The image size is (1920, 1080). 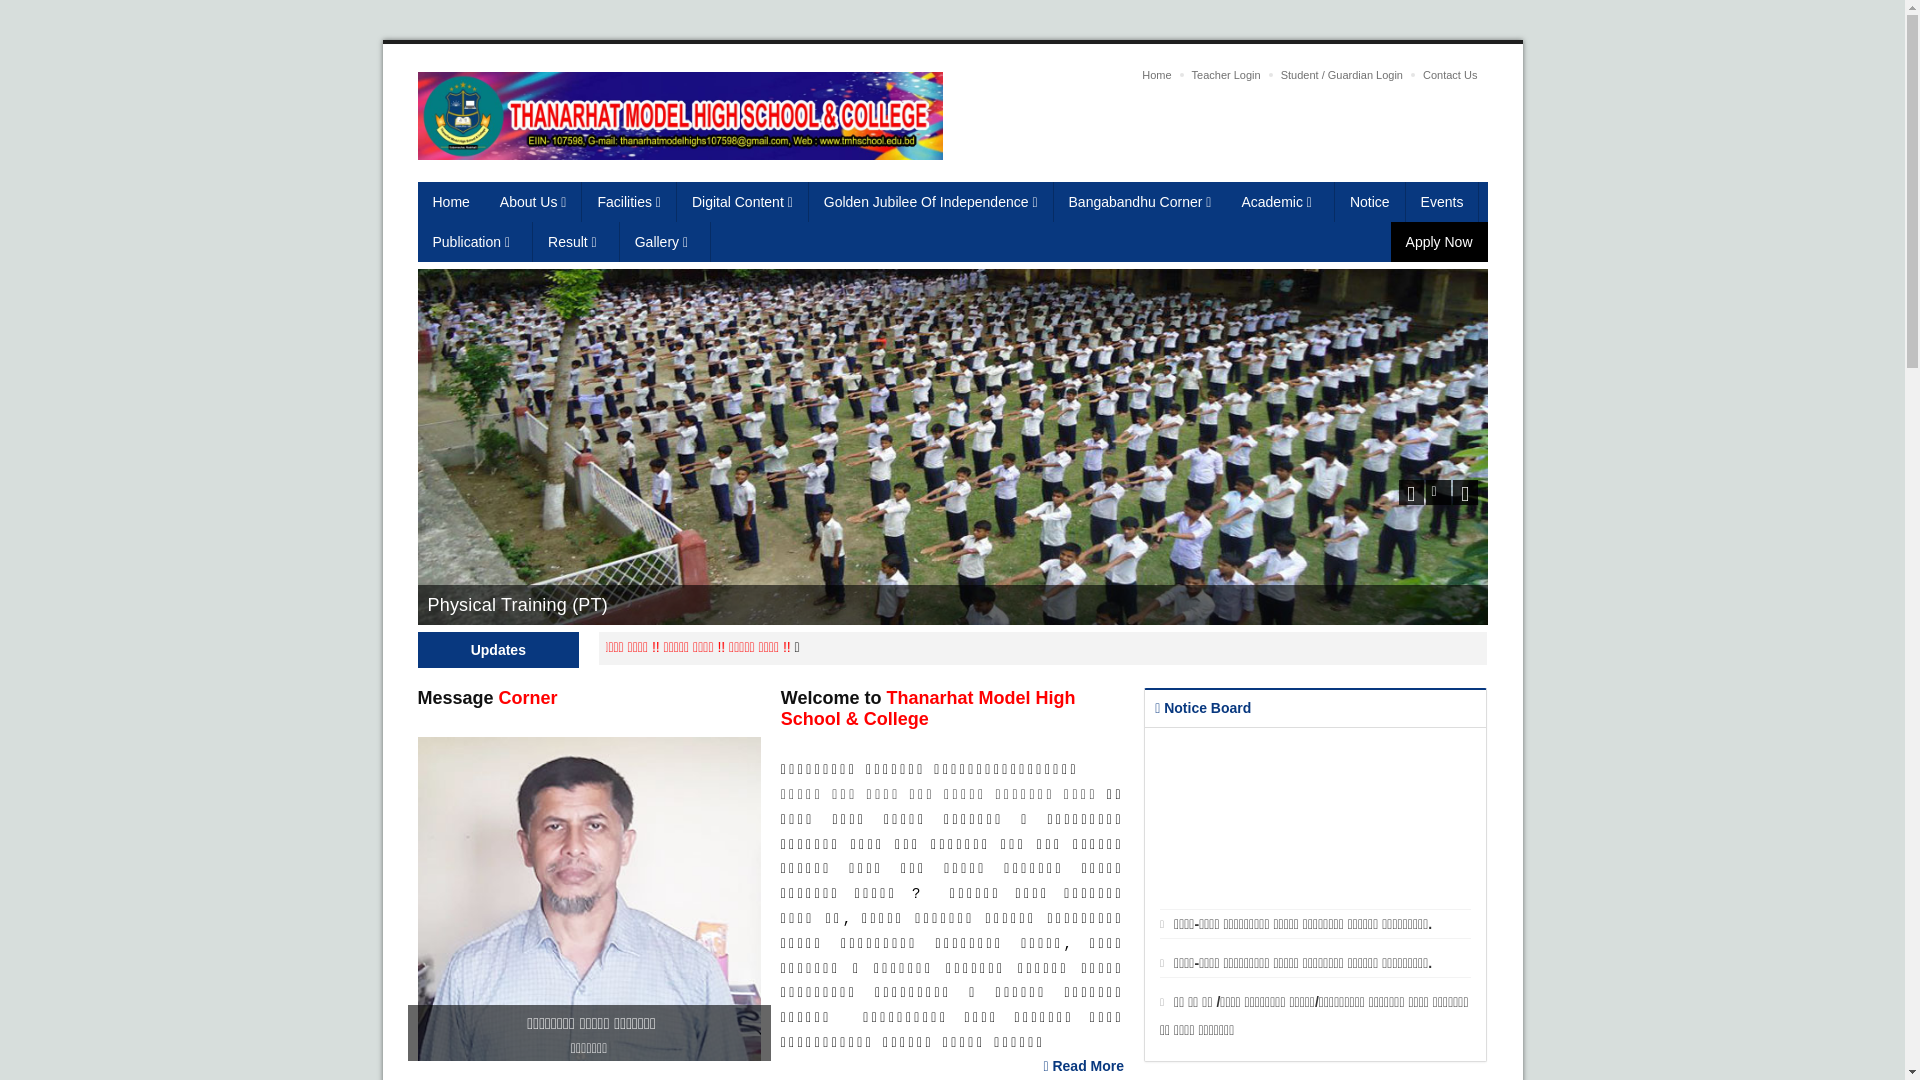 I want to click on 'About Us', so click(x=533, y=201).